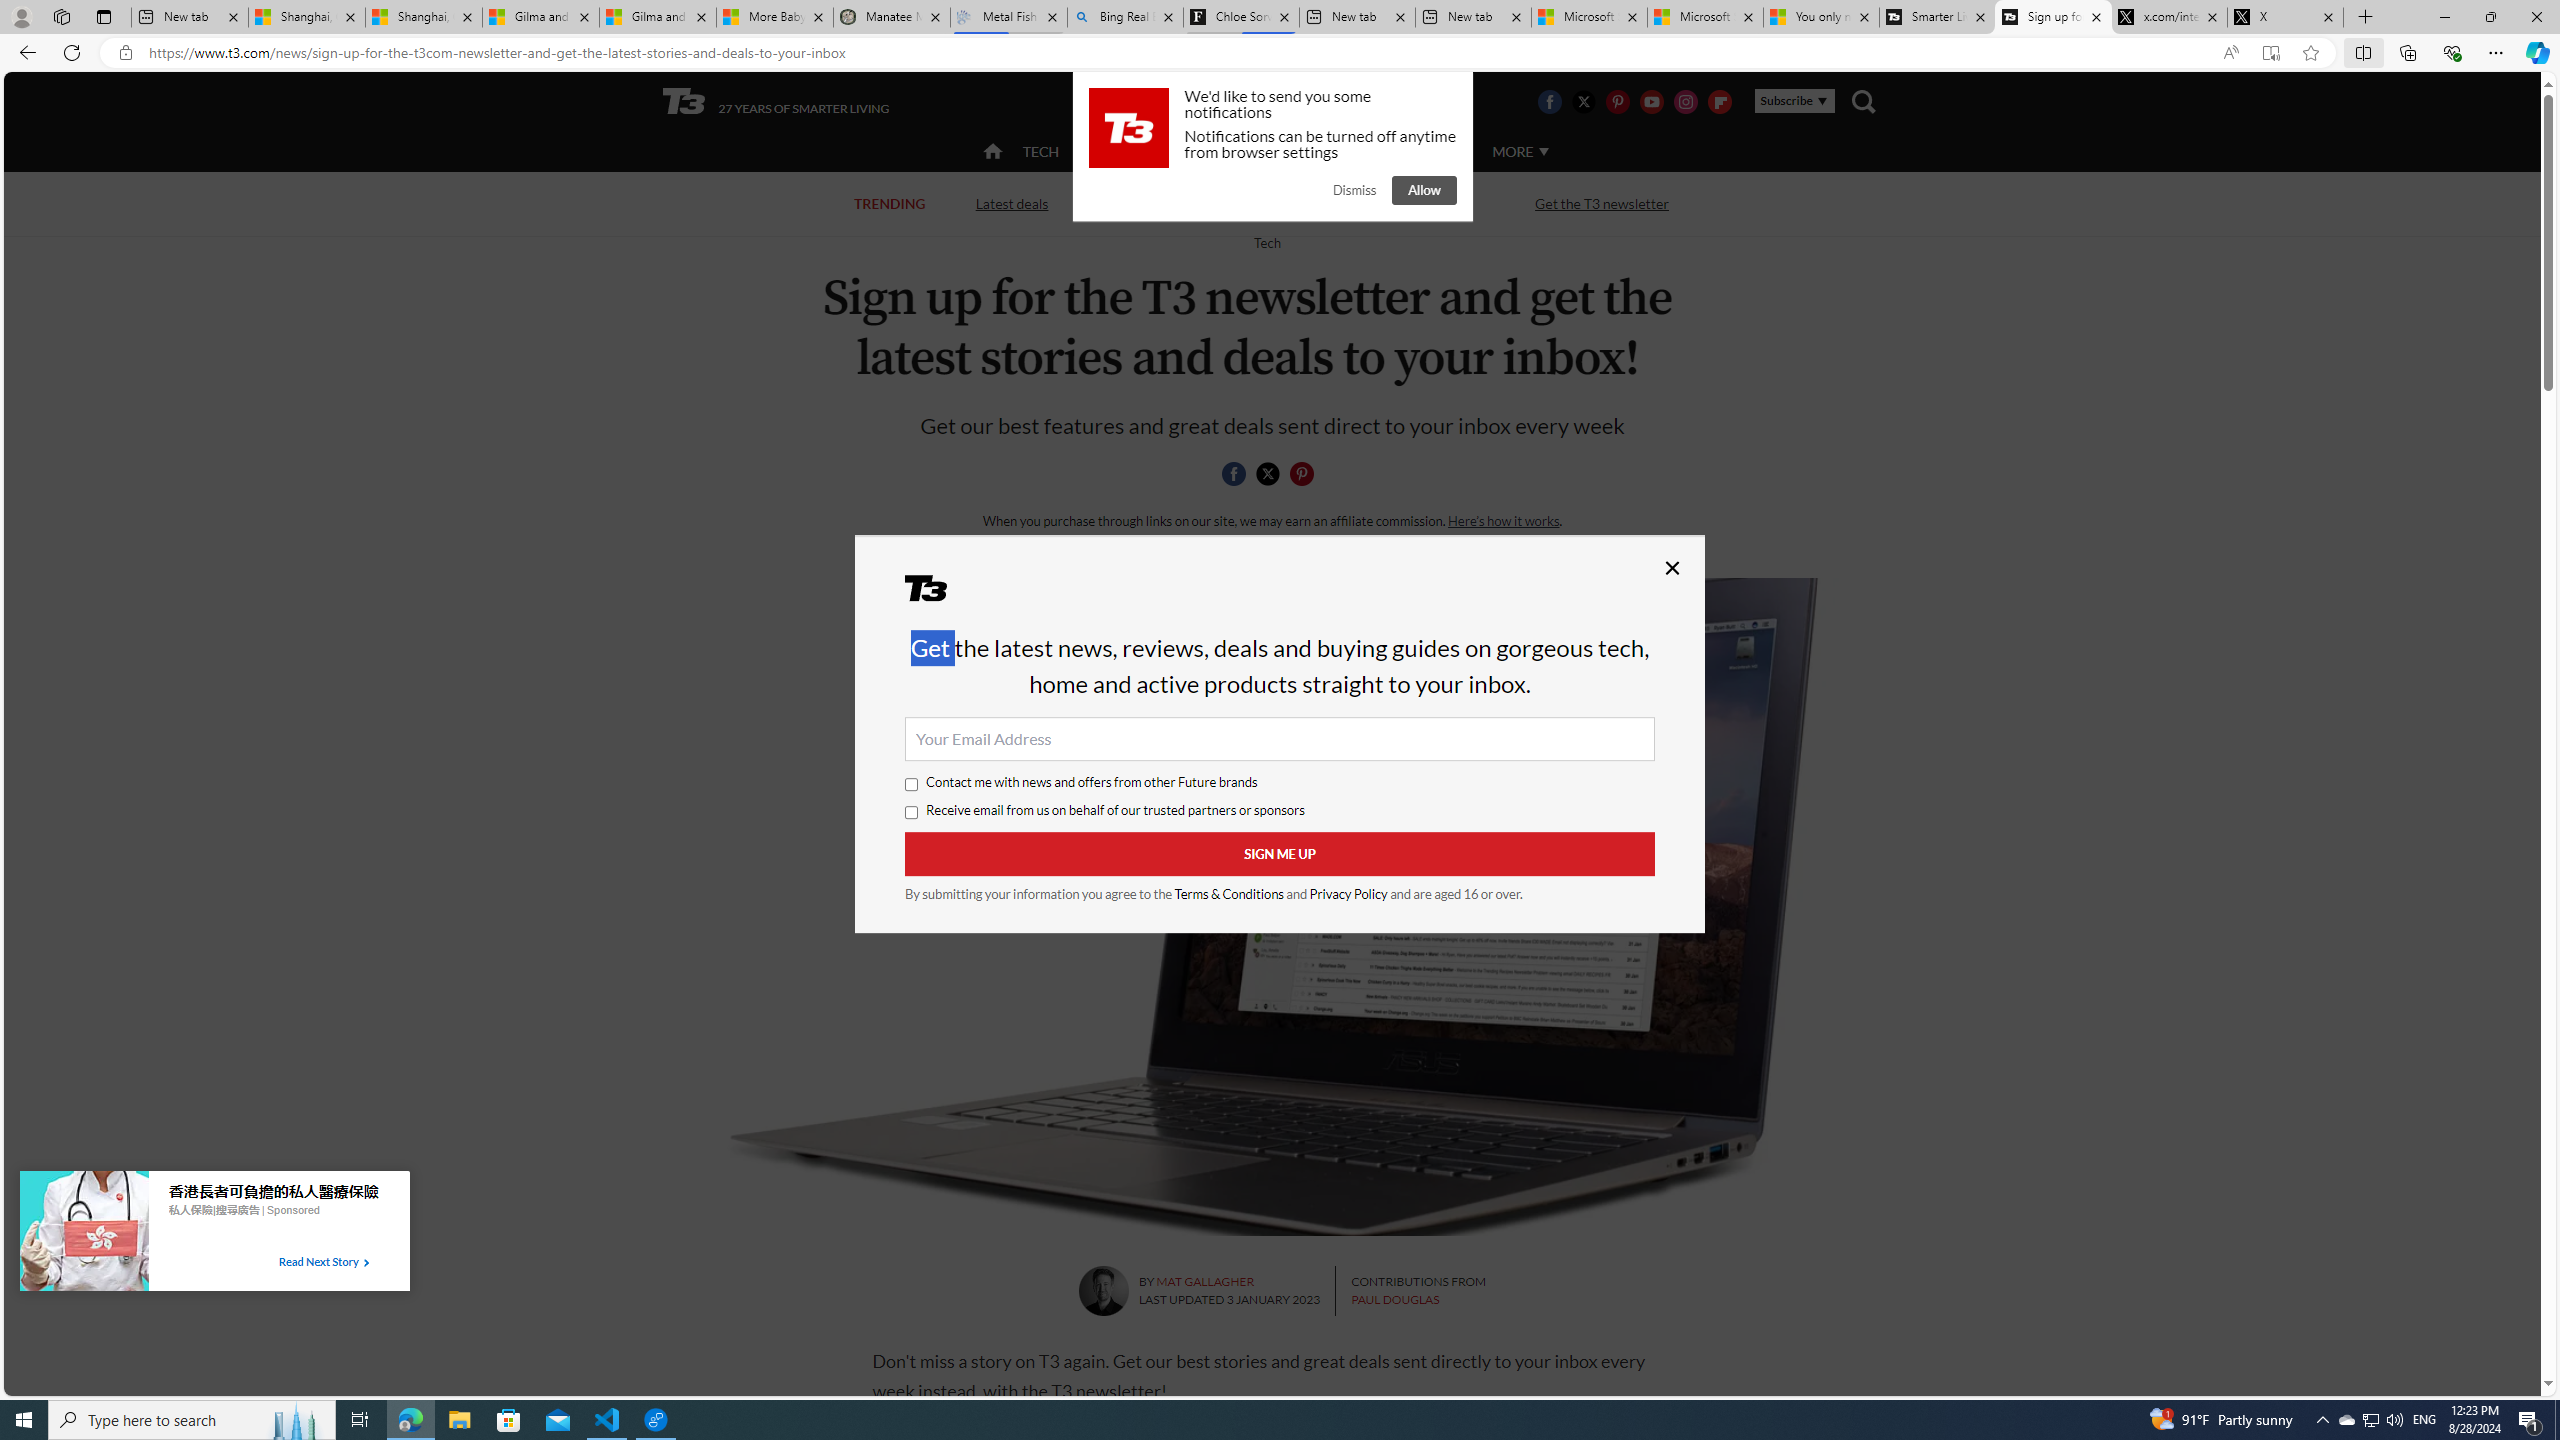 The image size is (2560, 1440). Describe the element at coordinates (2270, 53) in the screenshot. I see `'Enter Immersive Reader (F9)'` at that location.